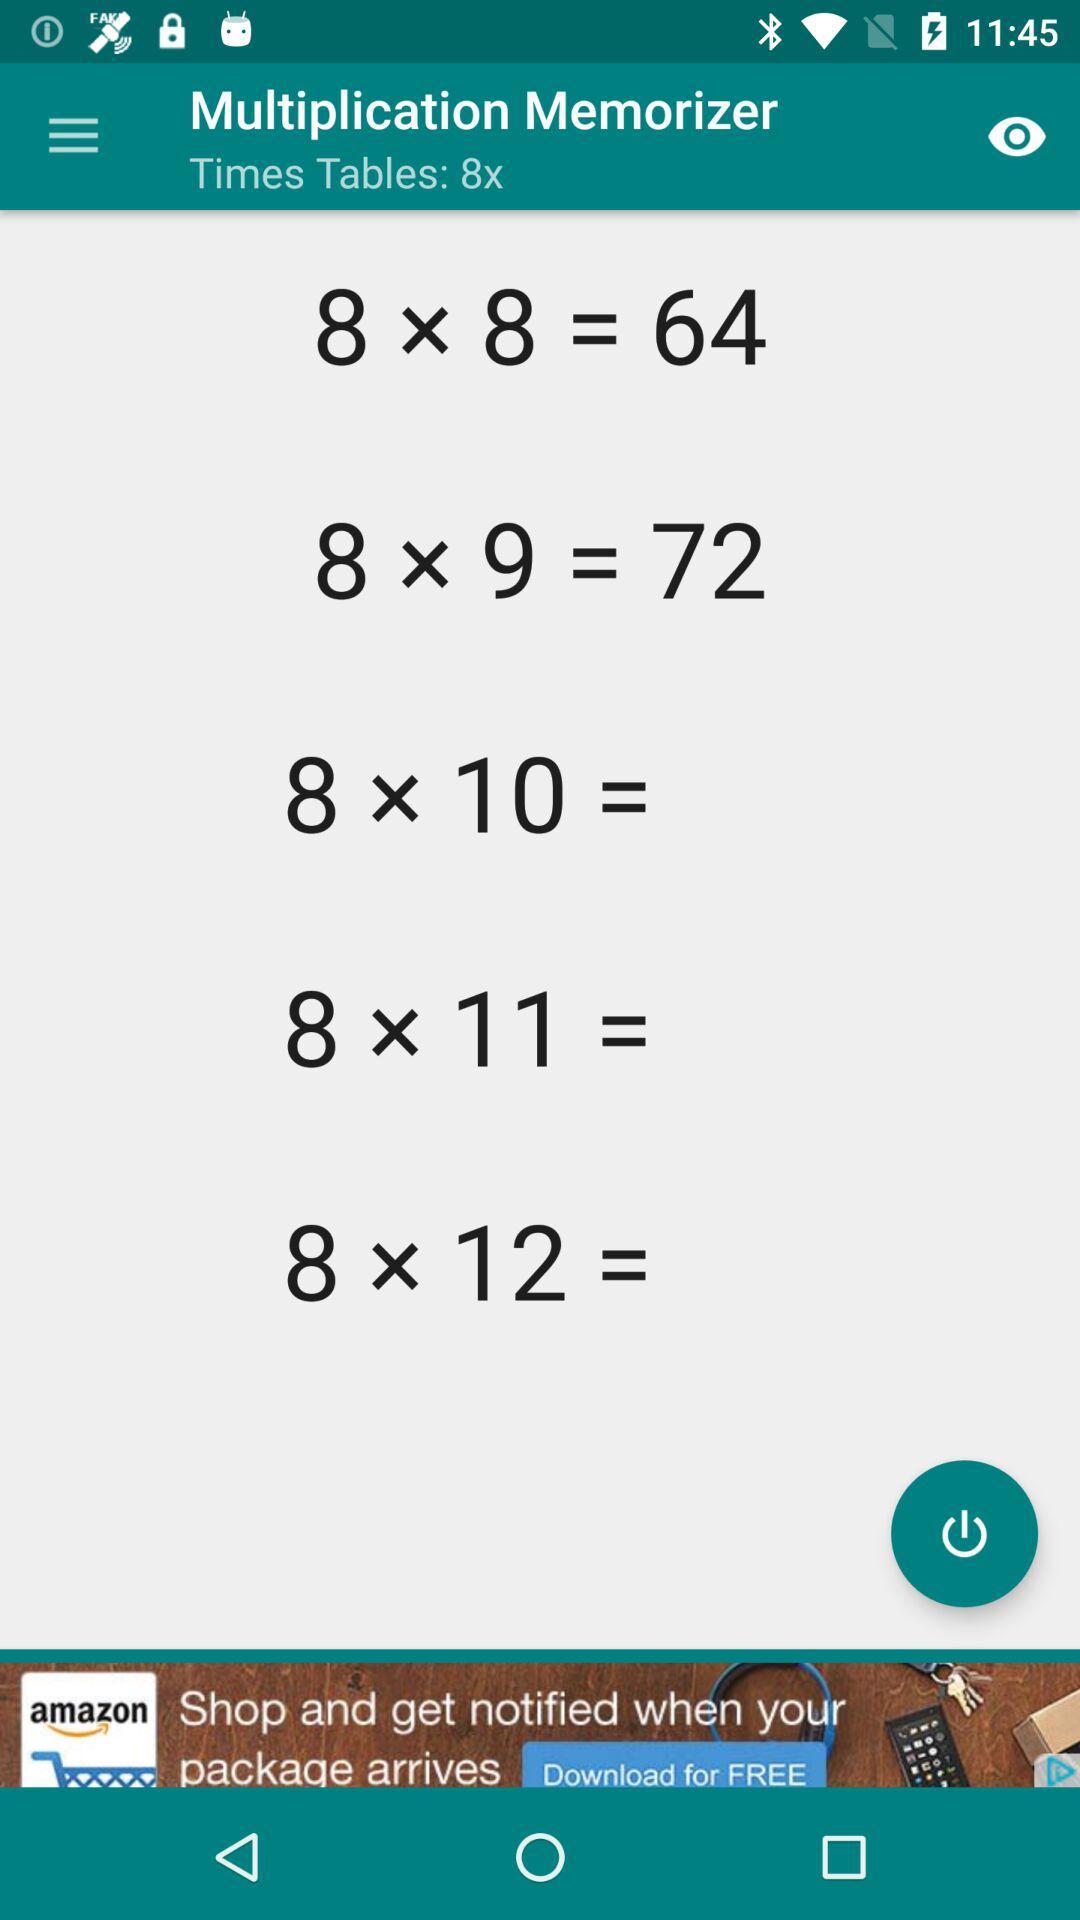  I want to click on stop, so click(963, 1532).